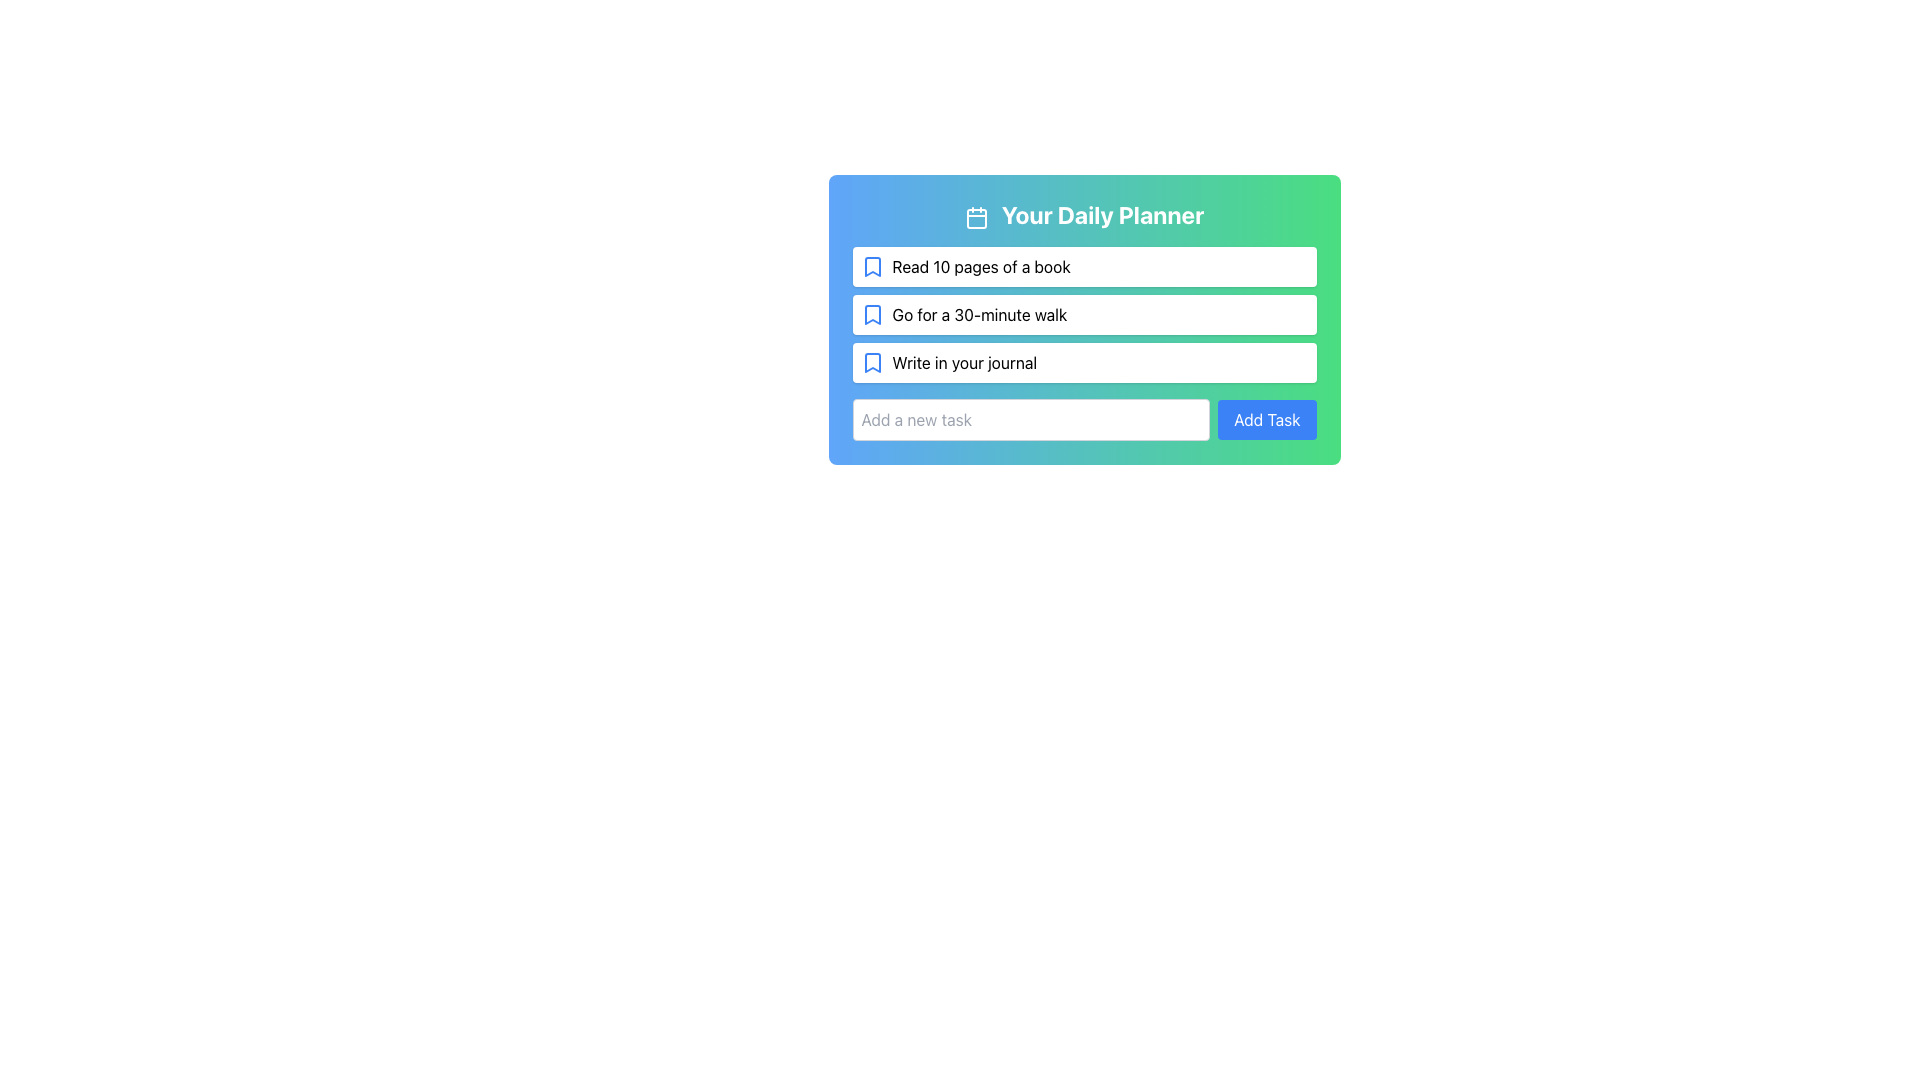 This screenshot has height=1080, width=1920. I want to click on the small white calendar icon located to the immediate left of the text 'Your Daily Planner' in the header section of the planner widget, so click(976, 217).